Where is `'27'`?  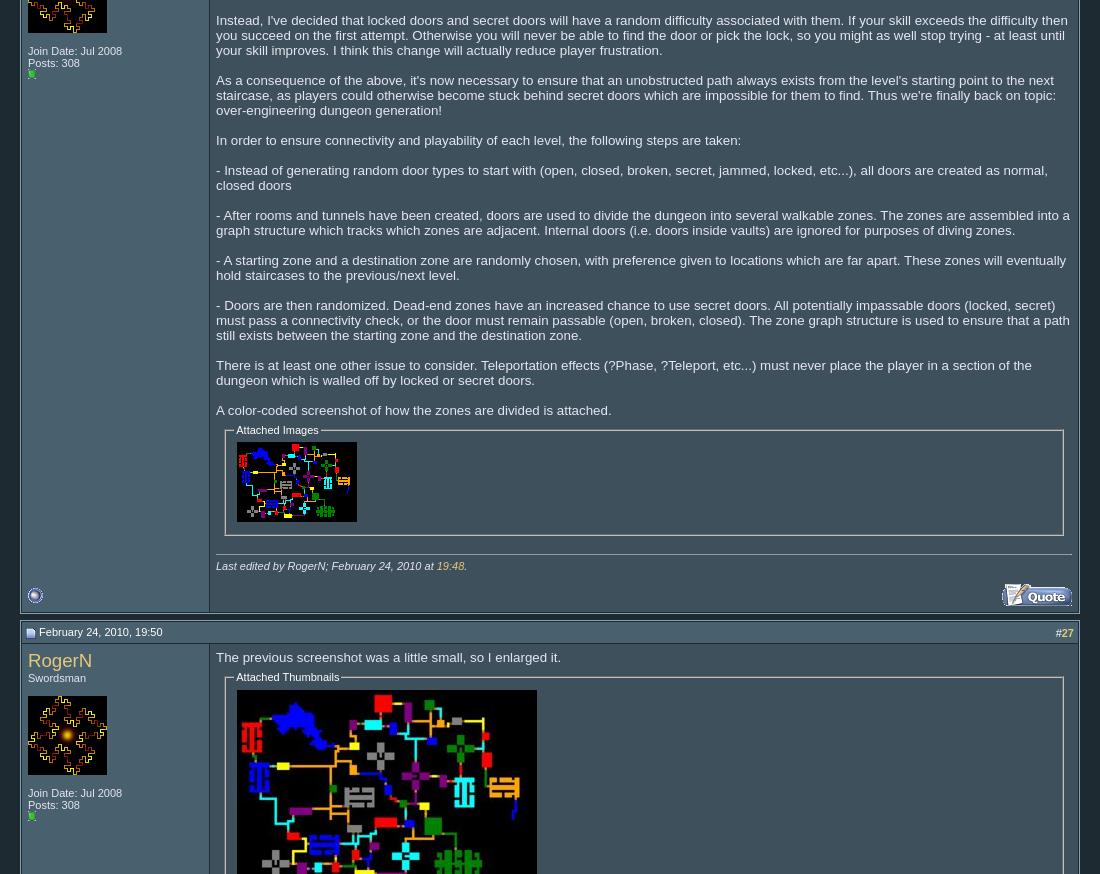 '27' is located at coordinates (1067, 630).